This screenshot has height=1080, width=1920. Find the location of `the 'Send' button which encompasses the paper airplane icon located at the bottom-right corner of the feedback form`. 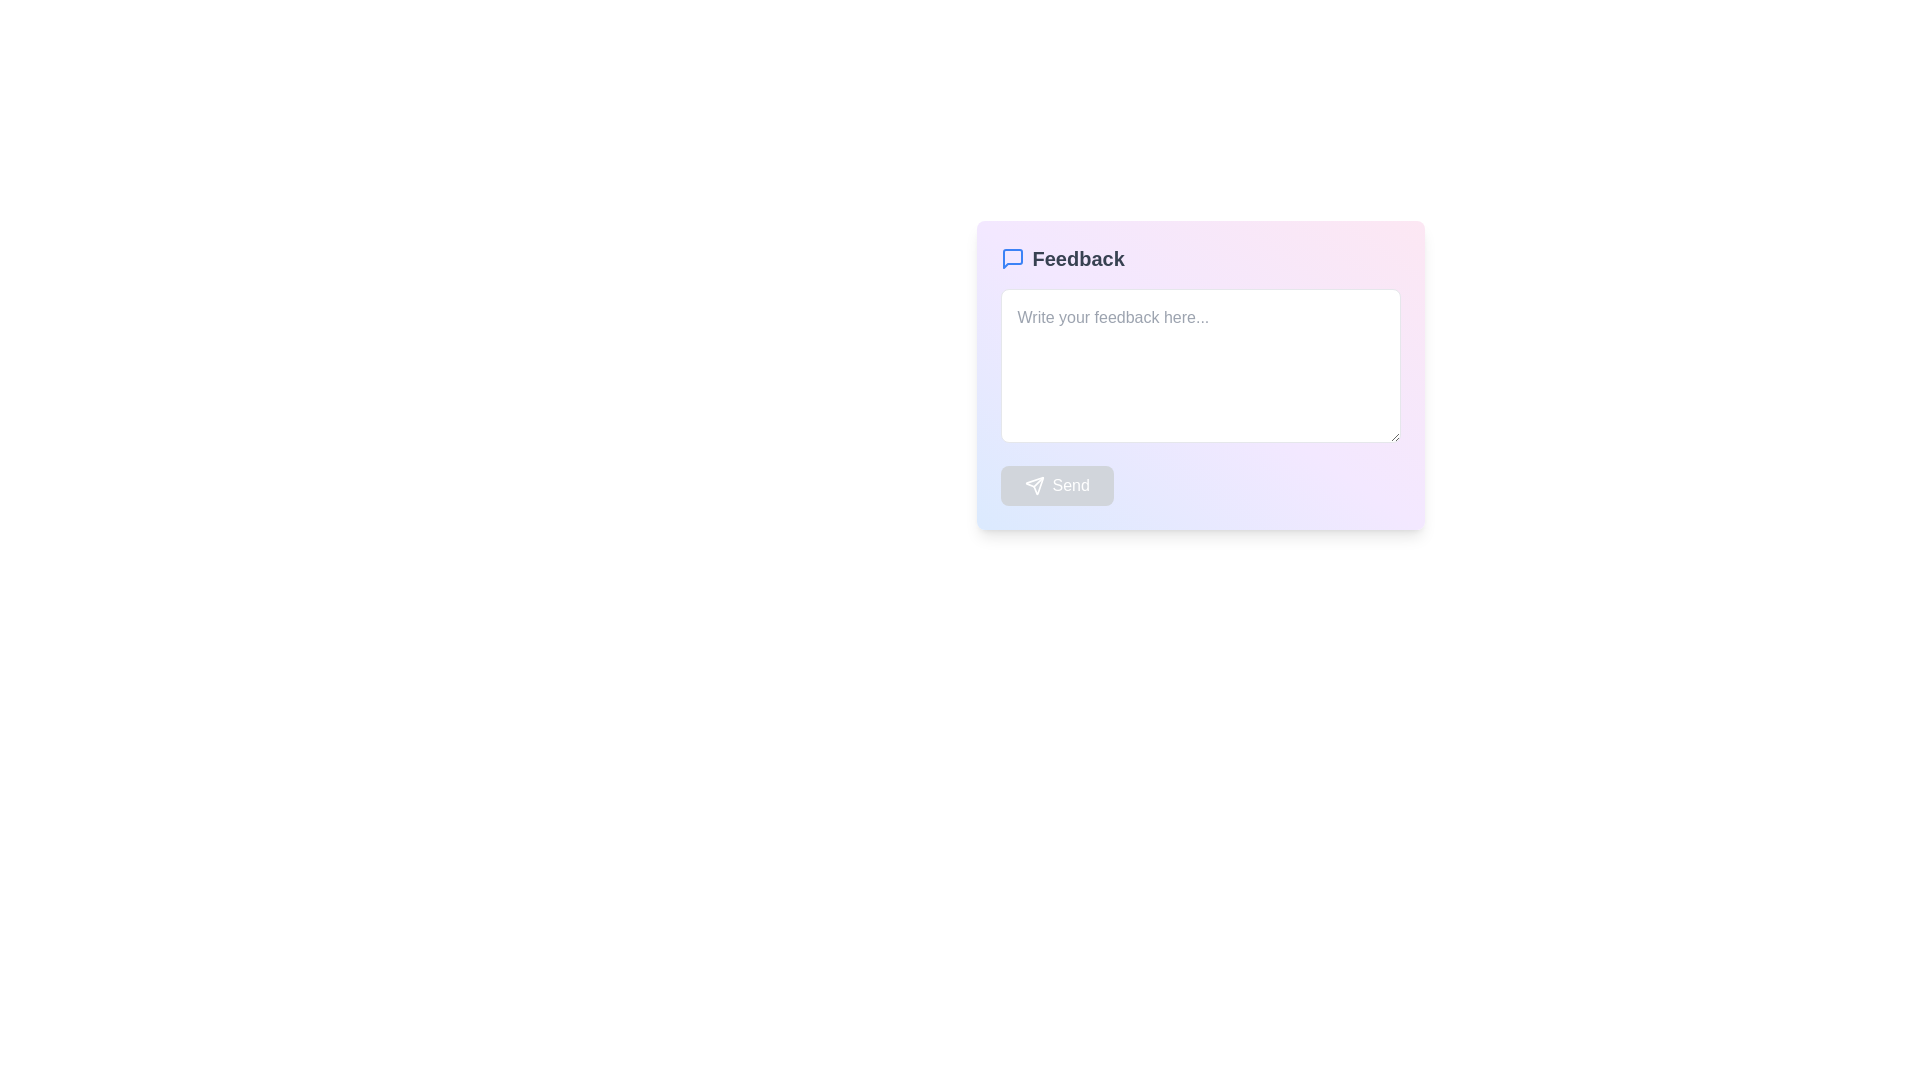

the 'Send' button which encompasses the paper airplane icon located at the bottom-right corner of the feedback form is located at coordinates (1034, 486).